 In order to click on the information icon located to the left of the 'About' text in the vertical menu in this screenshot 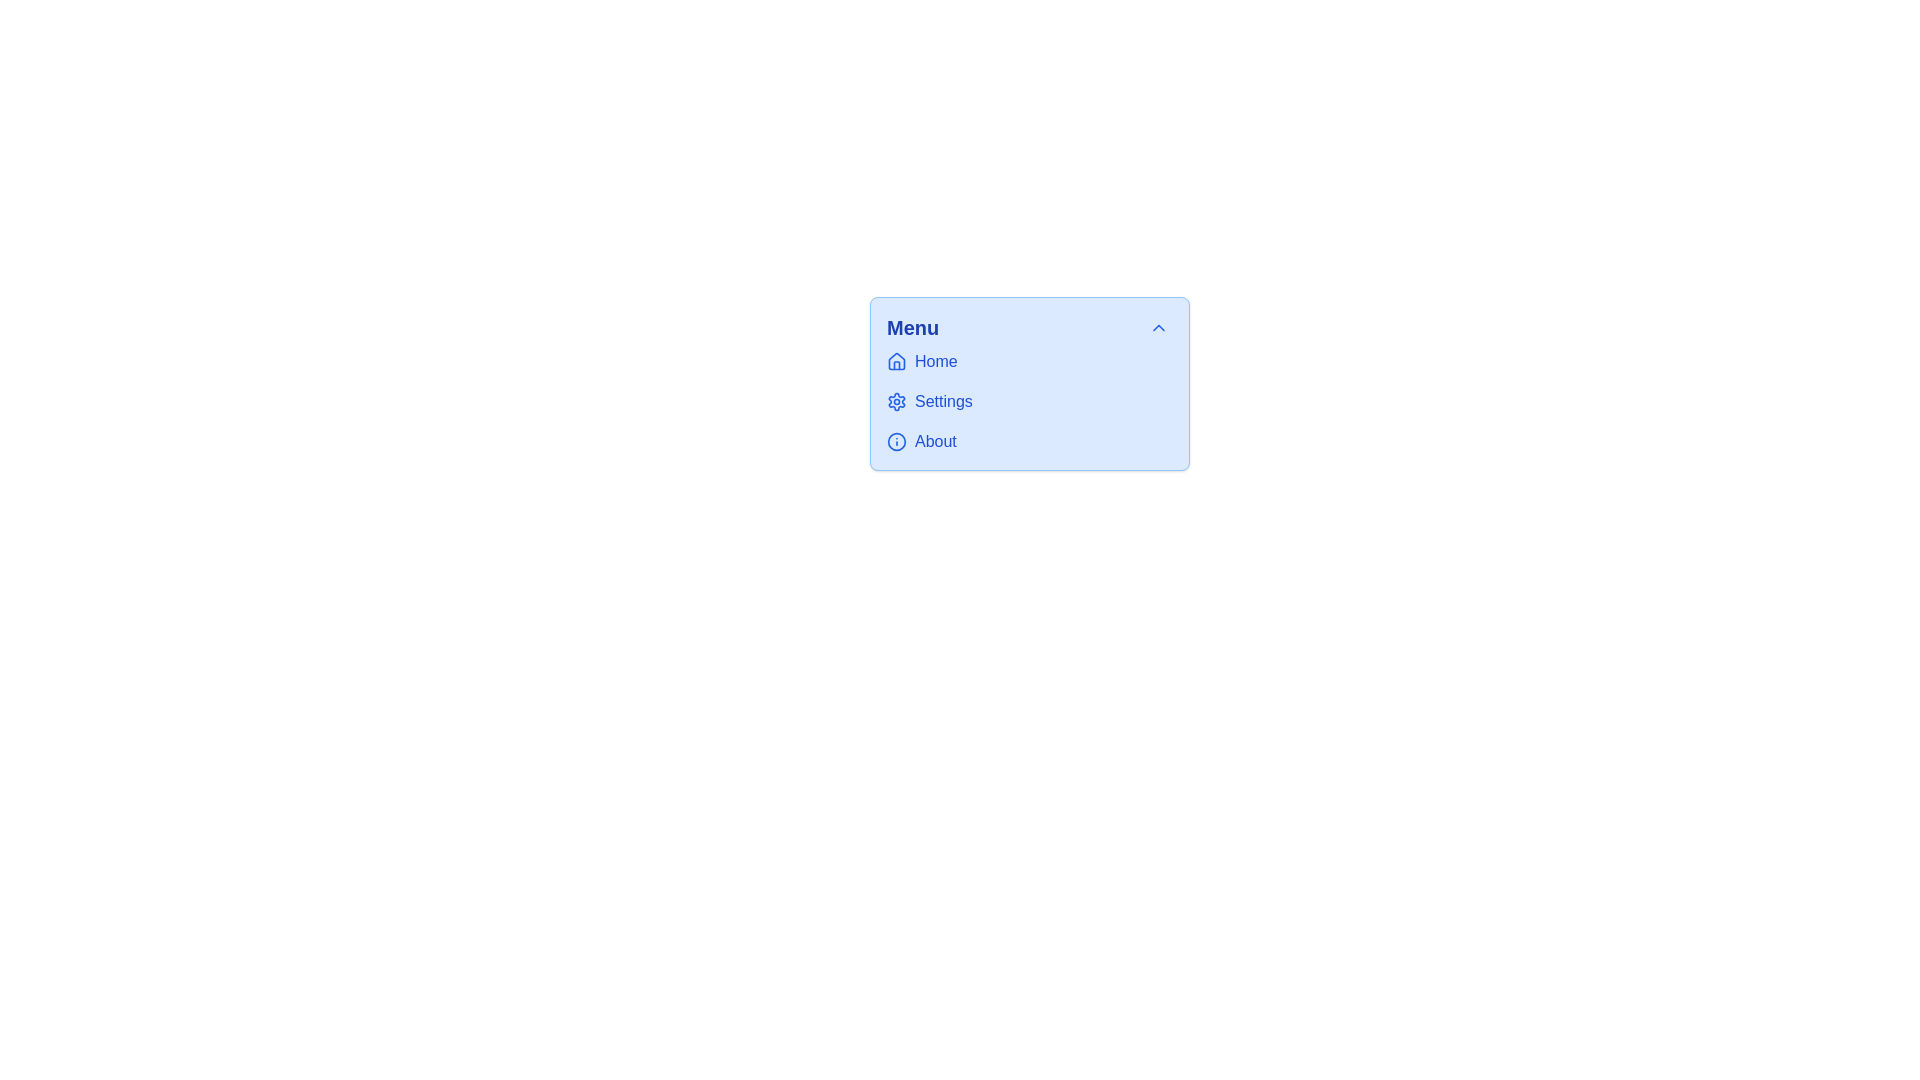, I will do `click(896, 441)`.